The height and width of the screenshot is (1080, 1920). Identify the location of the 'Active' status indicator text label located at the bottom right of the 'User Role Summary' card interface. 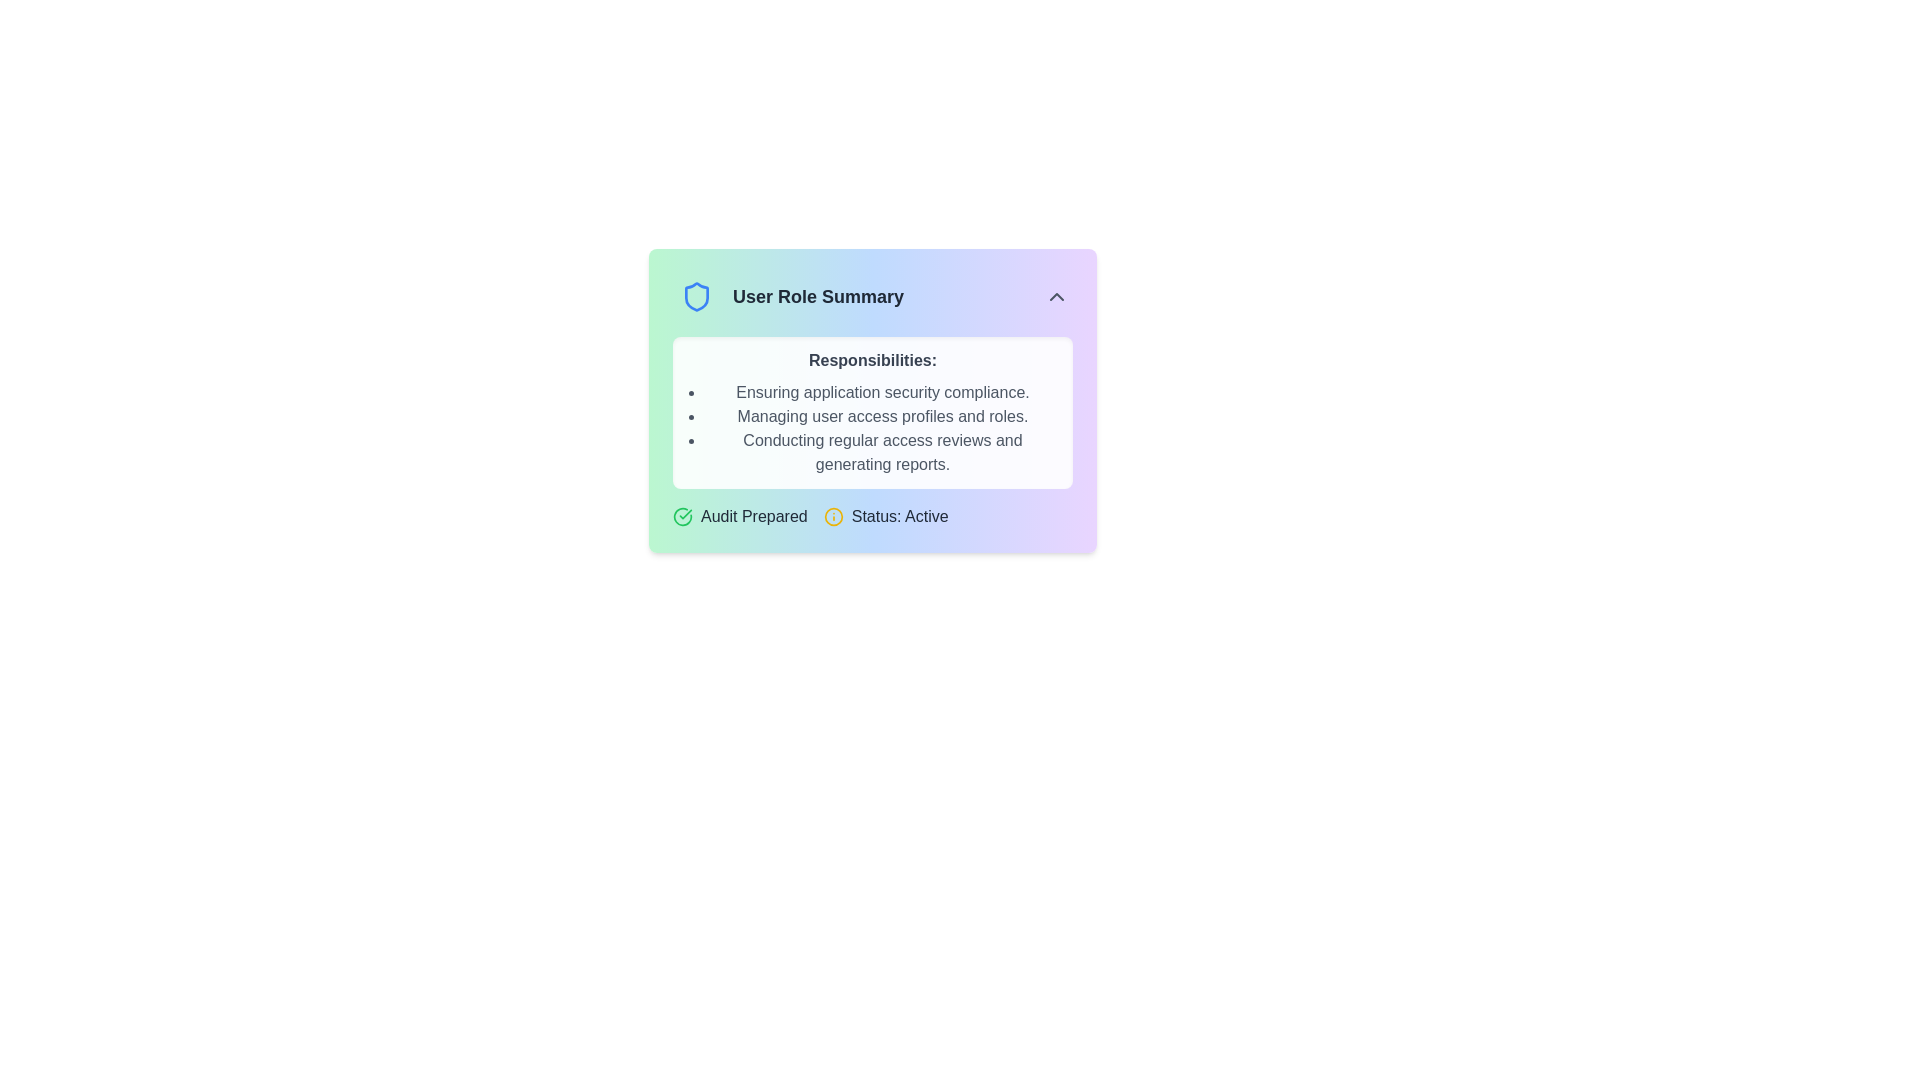
(899, 515).